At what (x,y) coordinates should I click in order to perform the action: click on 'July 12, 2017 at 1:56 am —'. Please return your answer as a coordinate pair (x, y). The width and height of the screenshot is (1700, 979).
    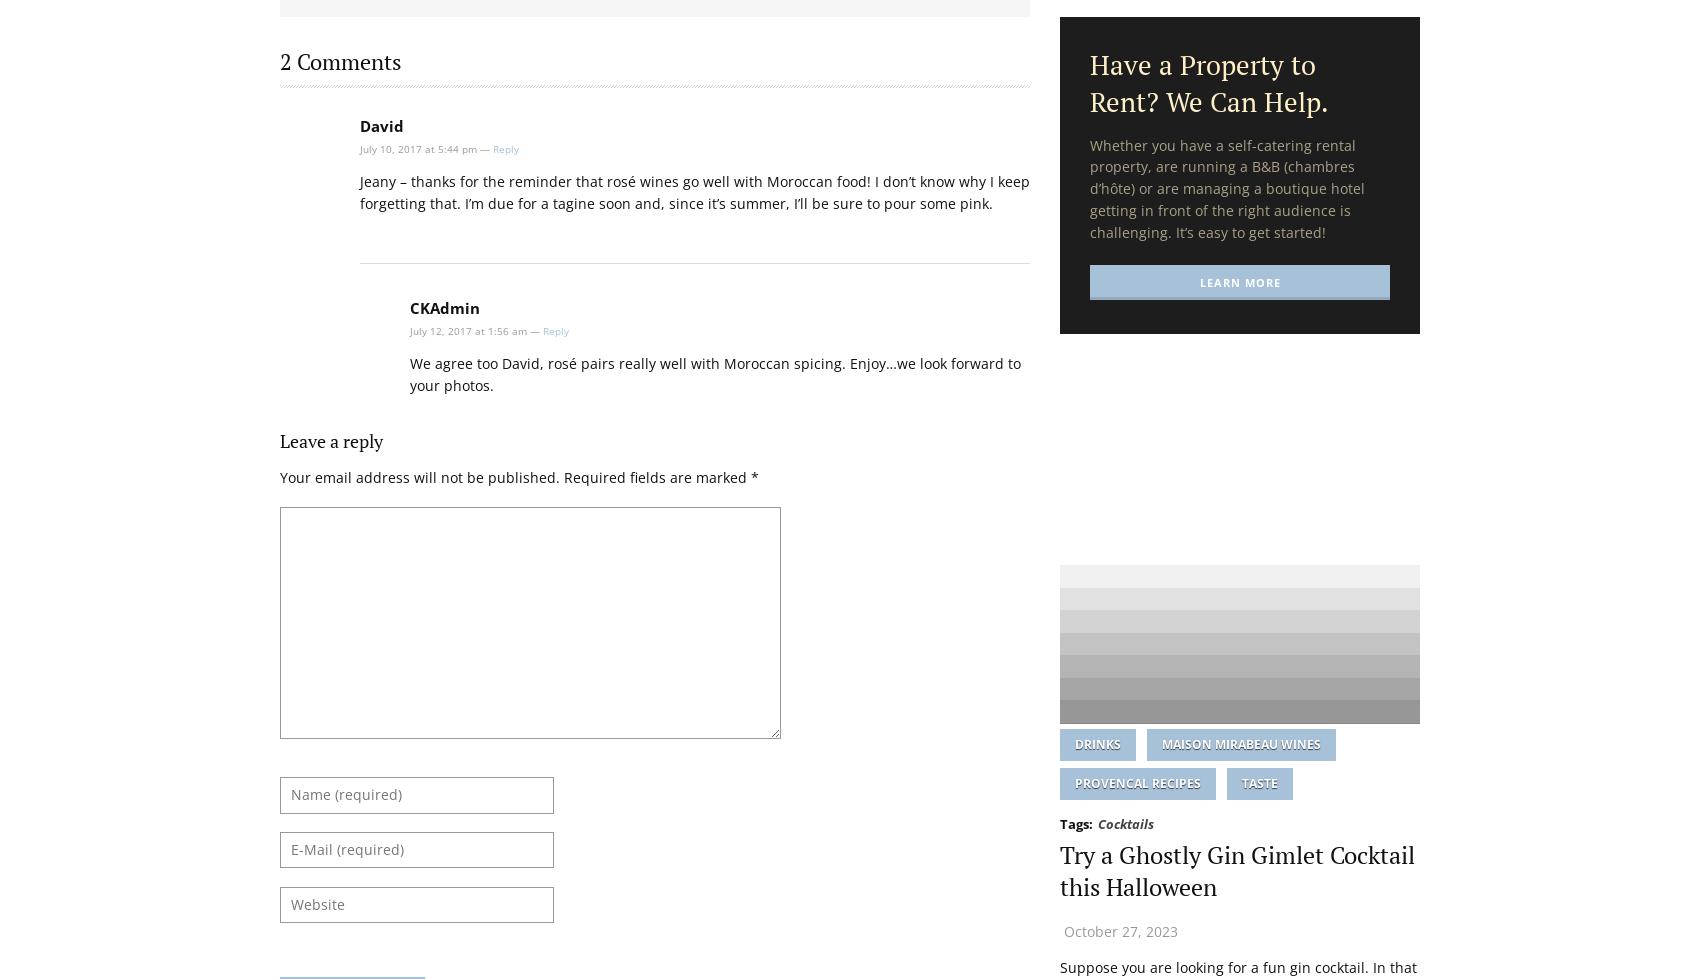
    Looking at the image, I should click on (409, 330).